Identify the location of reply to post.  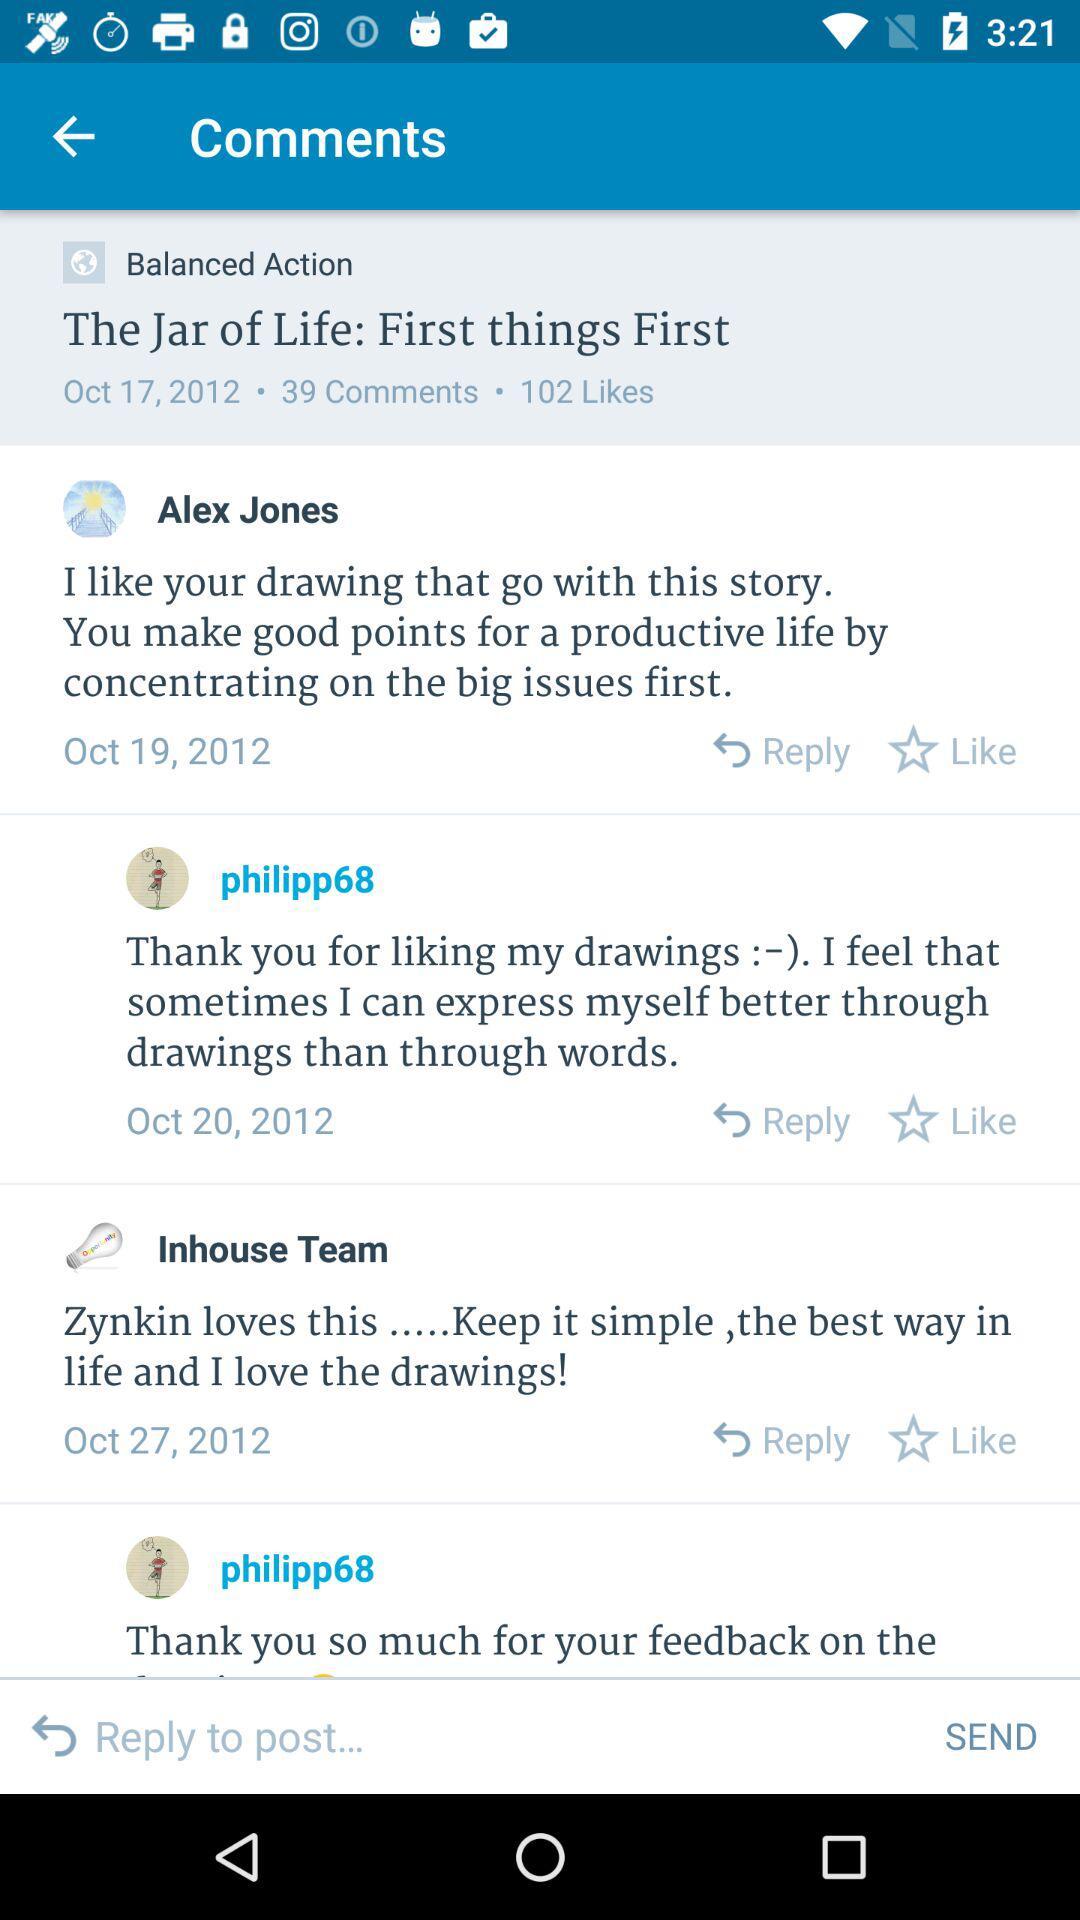
(503, 1734).